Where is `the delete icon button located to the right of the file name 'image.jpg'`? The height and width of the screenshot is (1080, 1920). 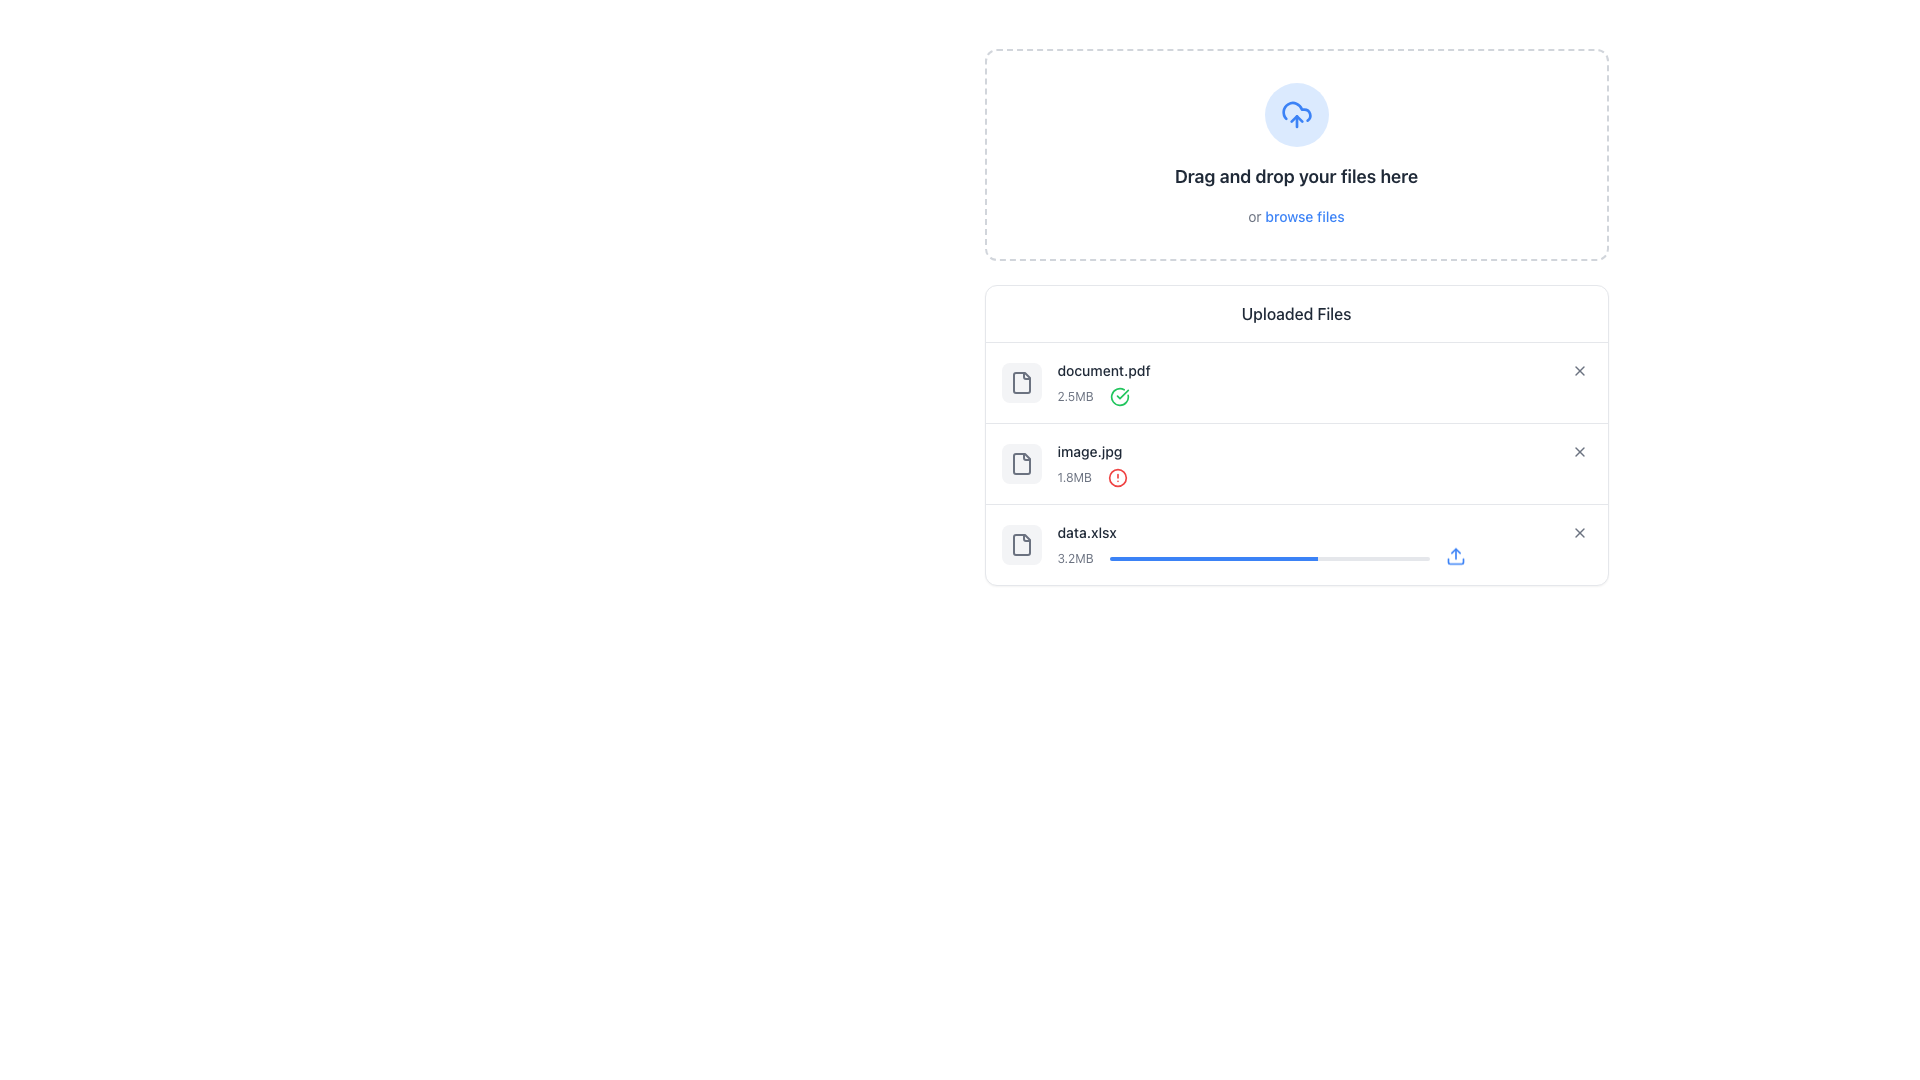
the delete icon button located to the right of the file name 'image.jpg' is located at coordinates (1578, 451).